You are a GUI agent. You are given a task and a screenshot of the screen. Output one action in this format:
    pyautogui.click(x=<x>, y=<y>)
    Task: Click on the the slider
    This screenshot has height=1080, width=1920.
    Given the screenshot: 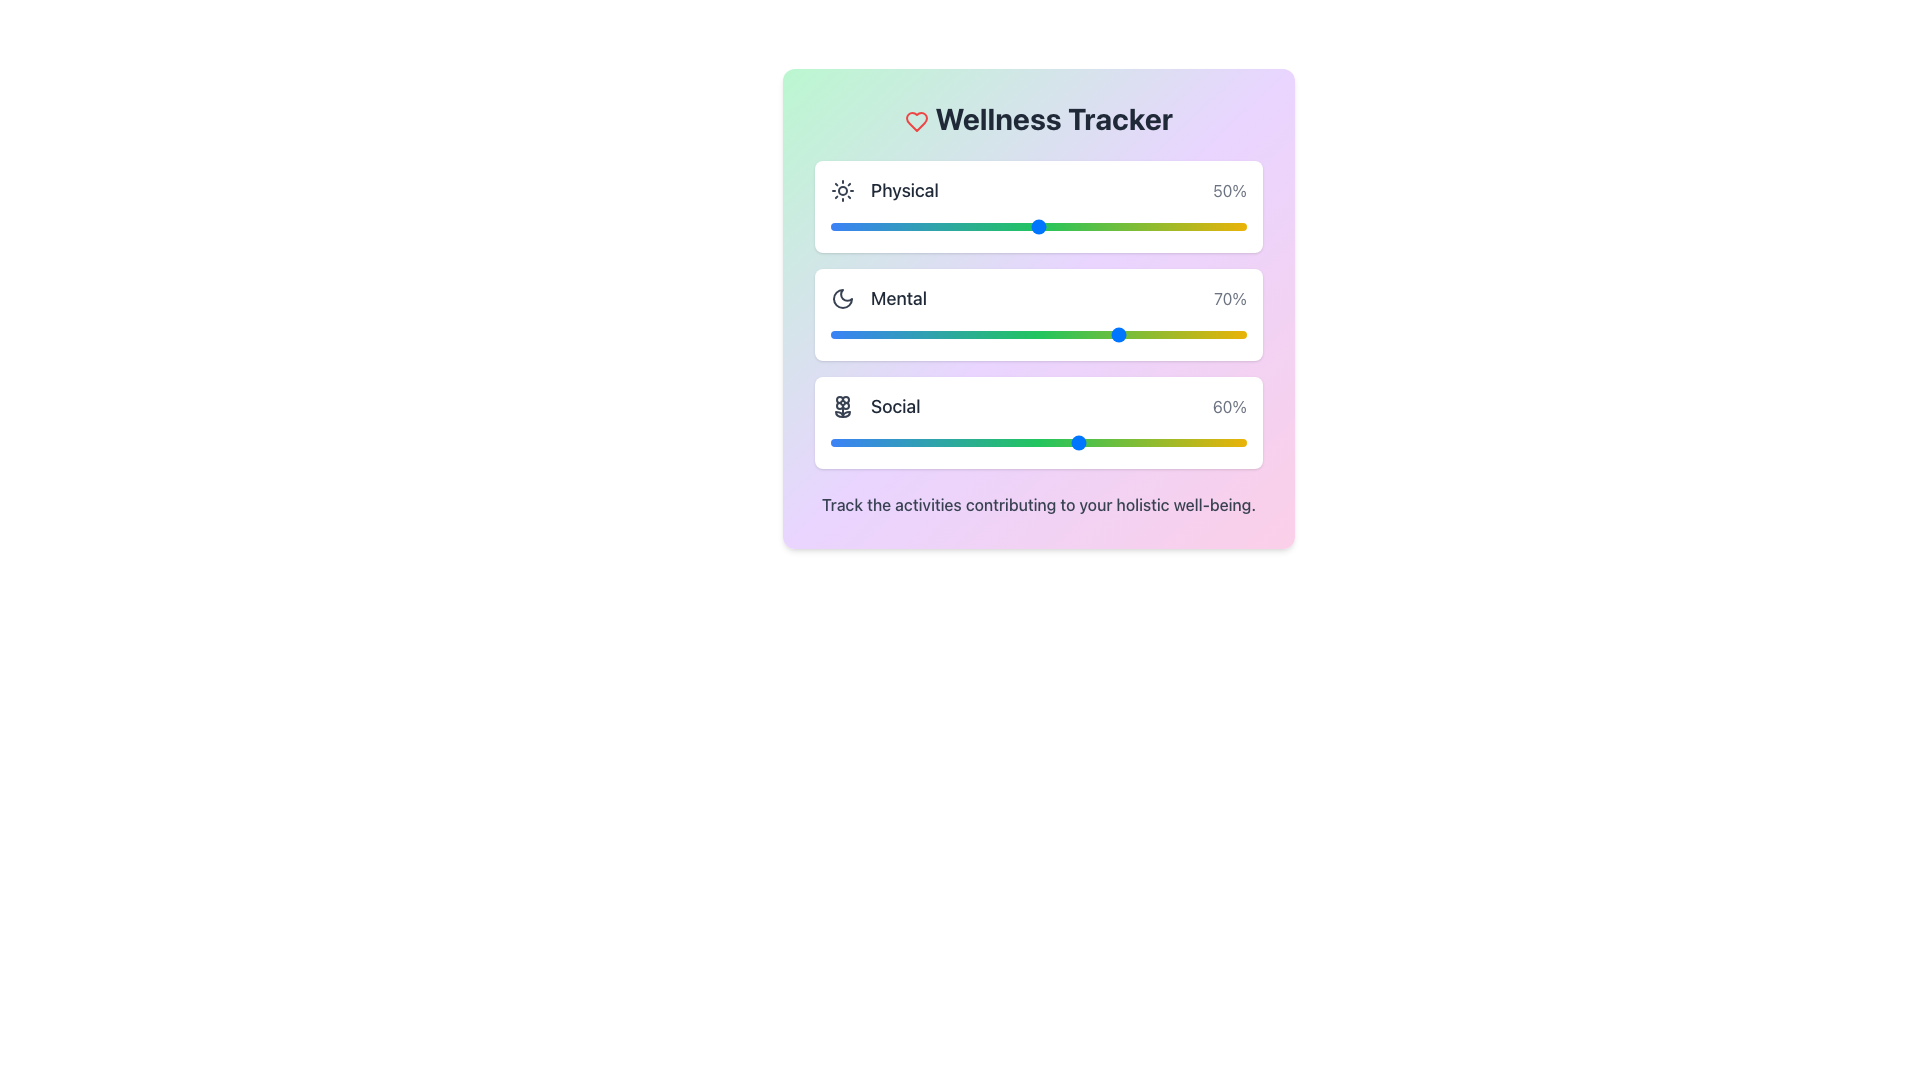 What is the action you would take?
    pyautogui.click(x=1122, y=334)
    